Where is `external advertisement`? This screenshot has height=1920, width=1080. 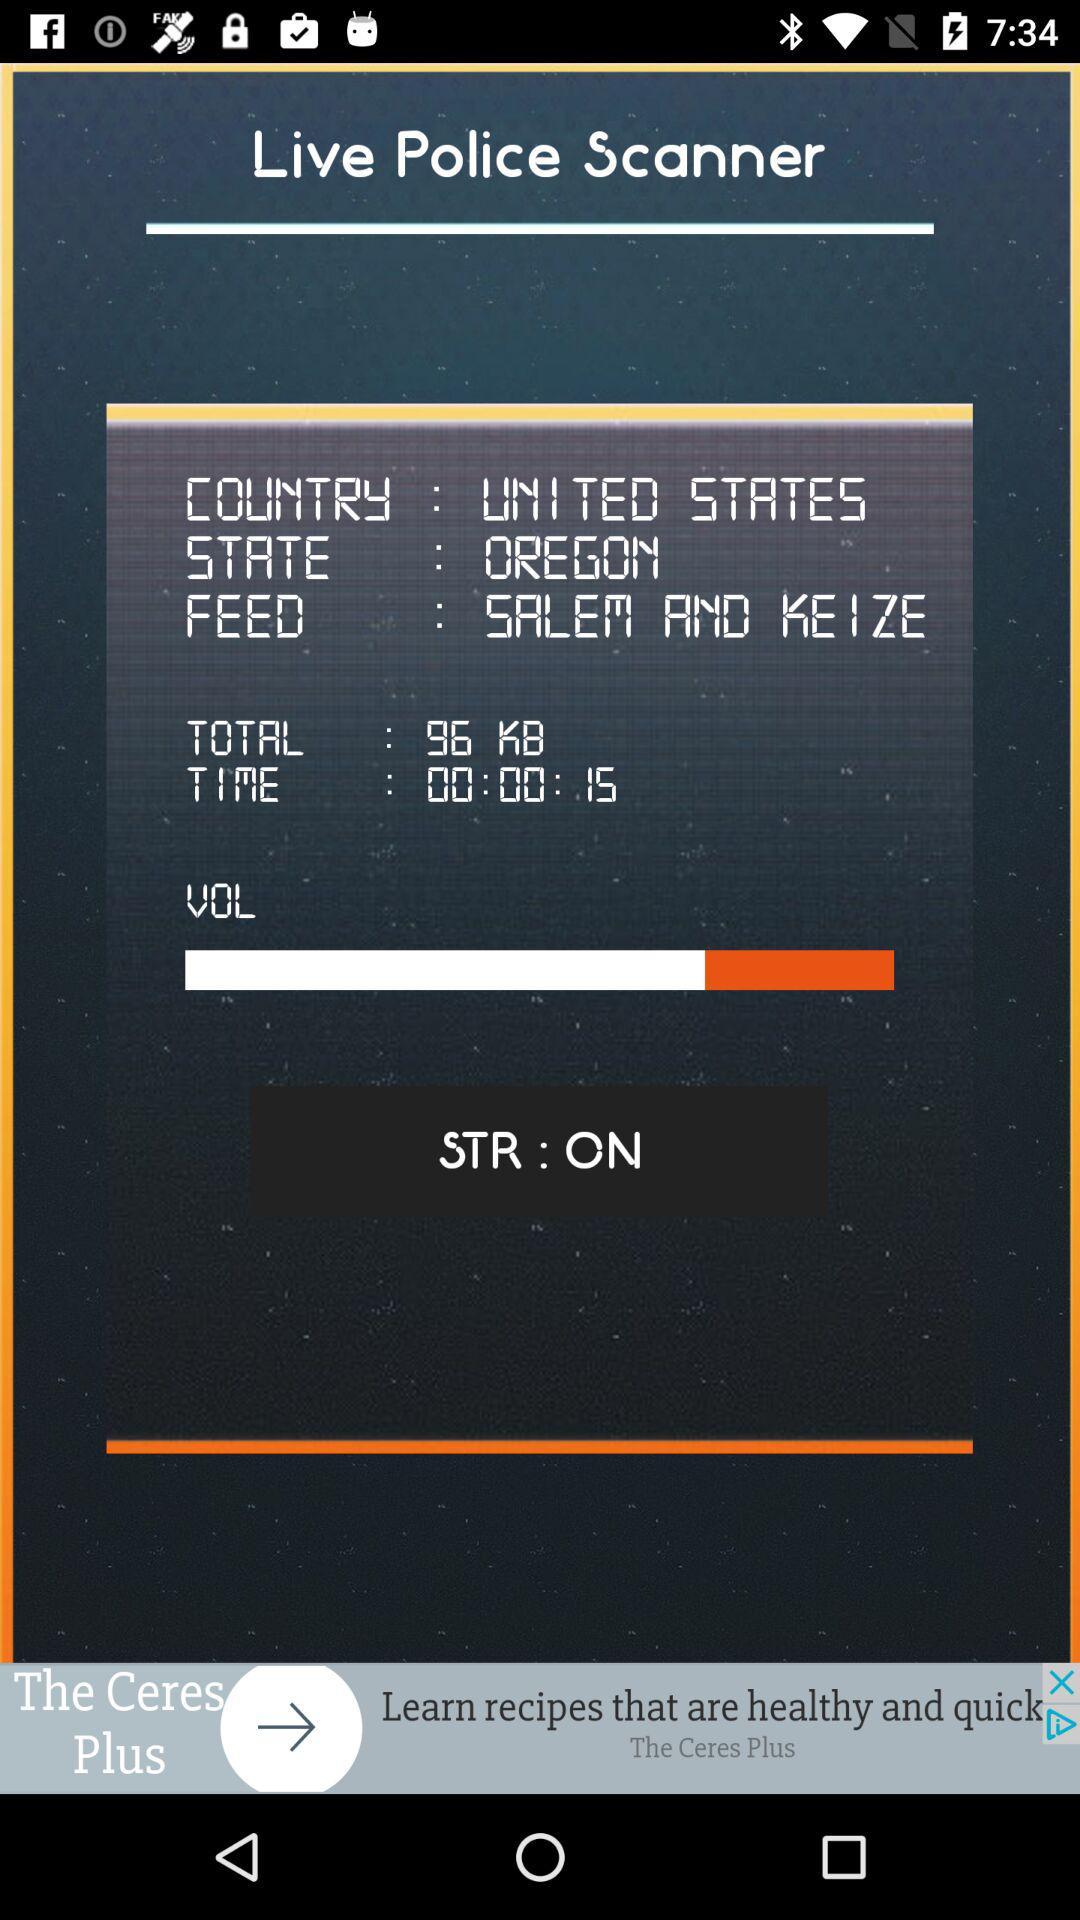
external advertisement is located at coordinates (540, 1727).